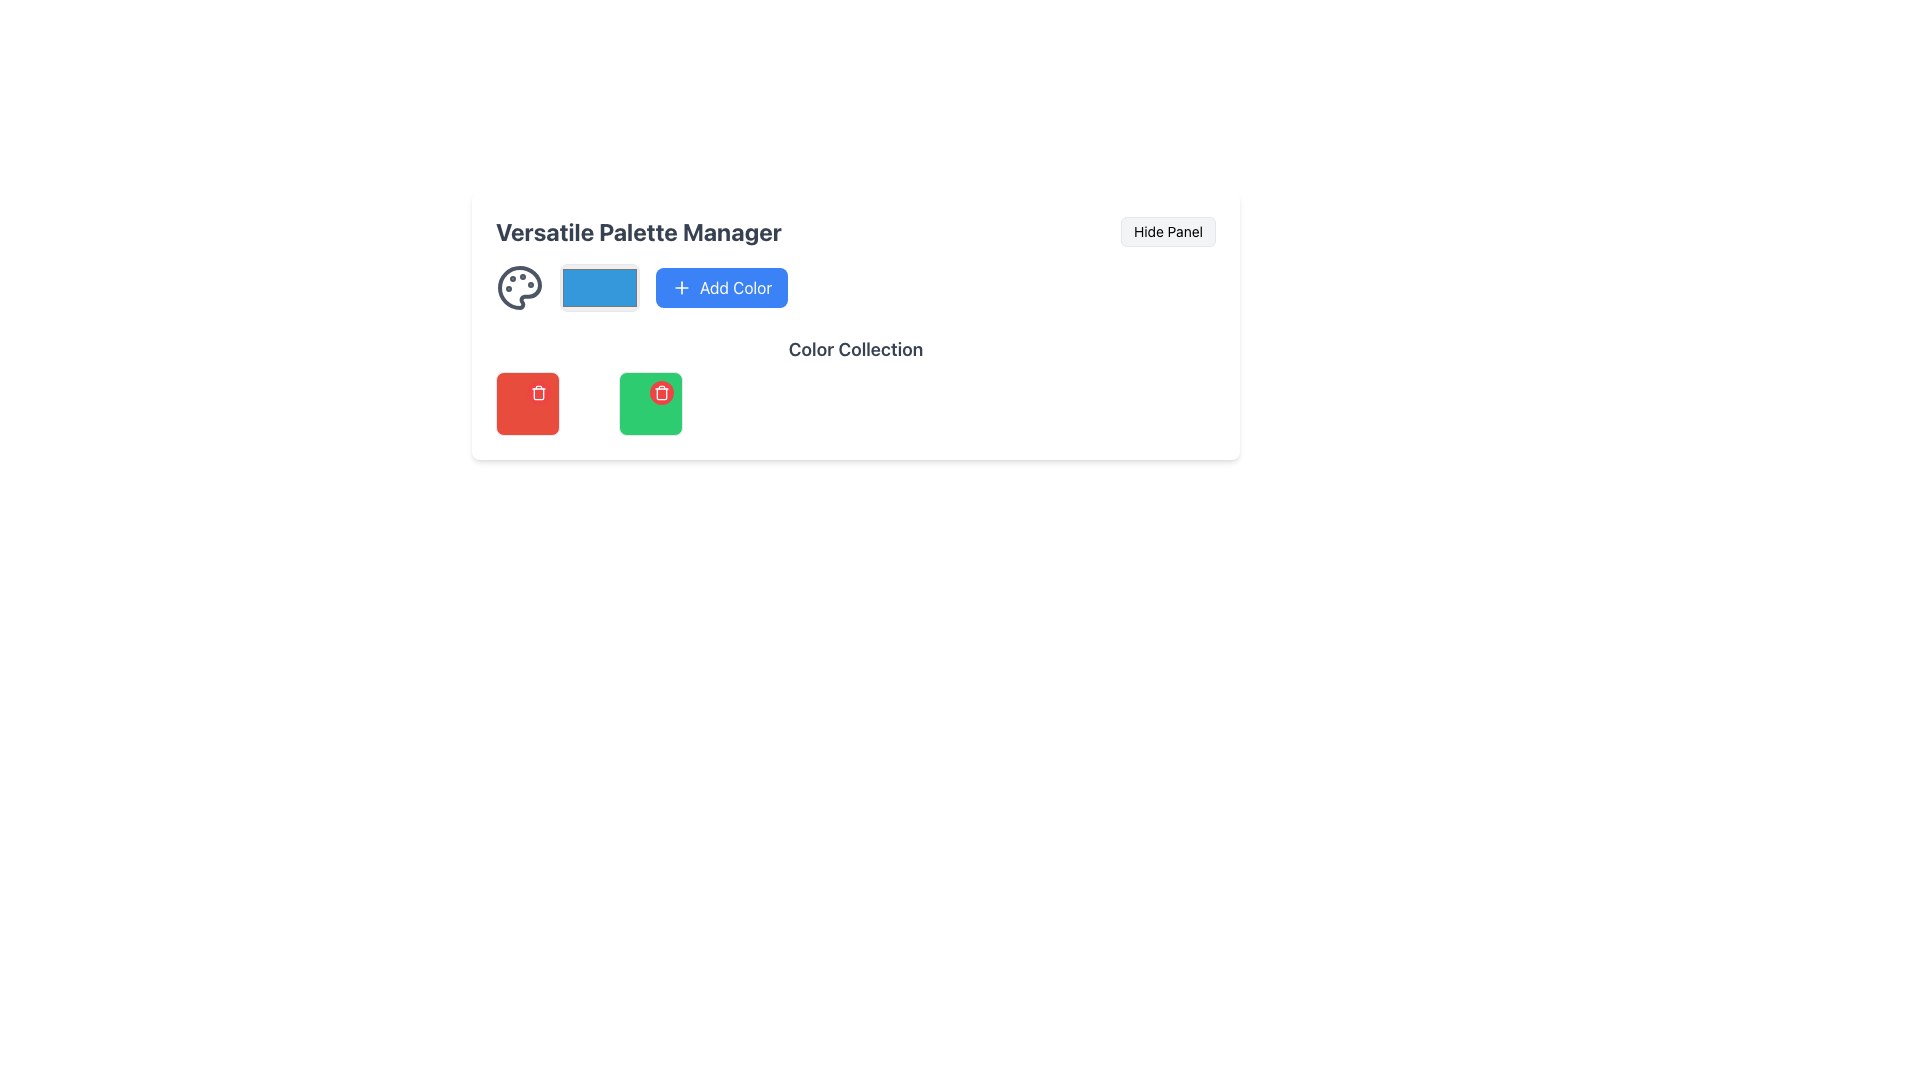 The image size is (1920, 1080). Describe the element at coordinates (538, 393) in the screenshot. I see `the circular red button with a white trash can icon located at the upper-right corner of the red rectangular card` at that location.